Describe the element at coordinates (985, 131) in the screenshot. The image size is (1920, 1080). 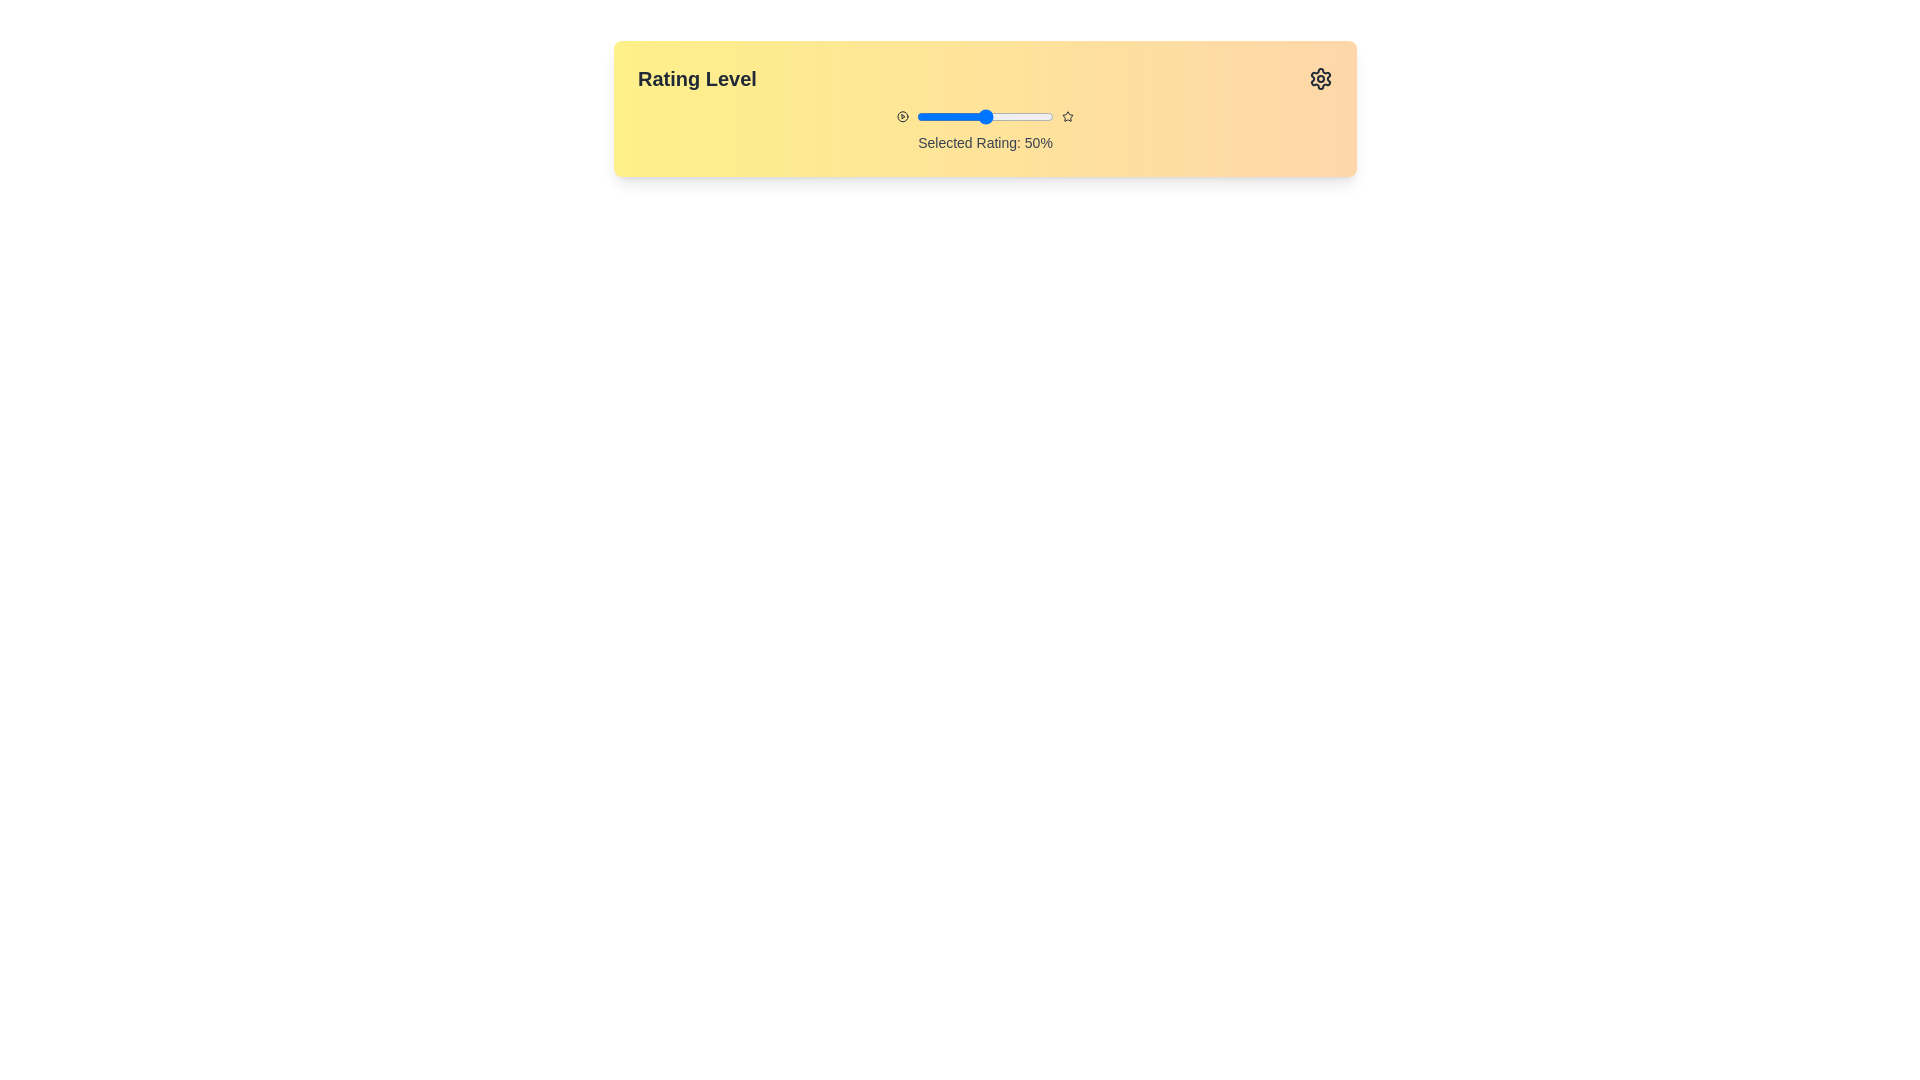
I see `the text label displaying 'Selected Rating: 50%' which is centrally aligned and located below the slider bar in the rating interface` at that location.